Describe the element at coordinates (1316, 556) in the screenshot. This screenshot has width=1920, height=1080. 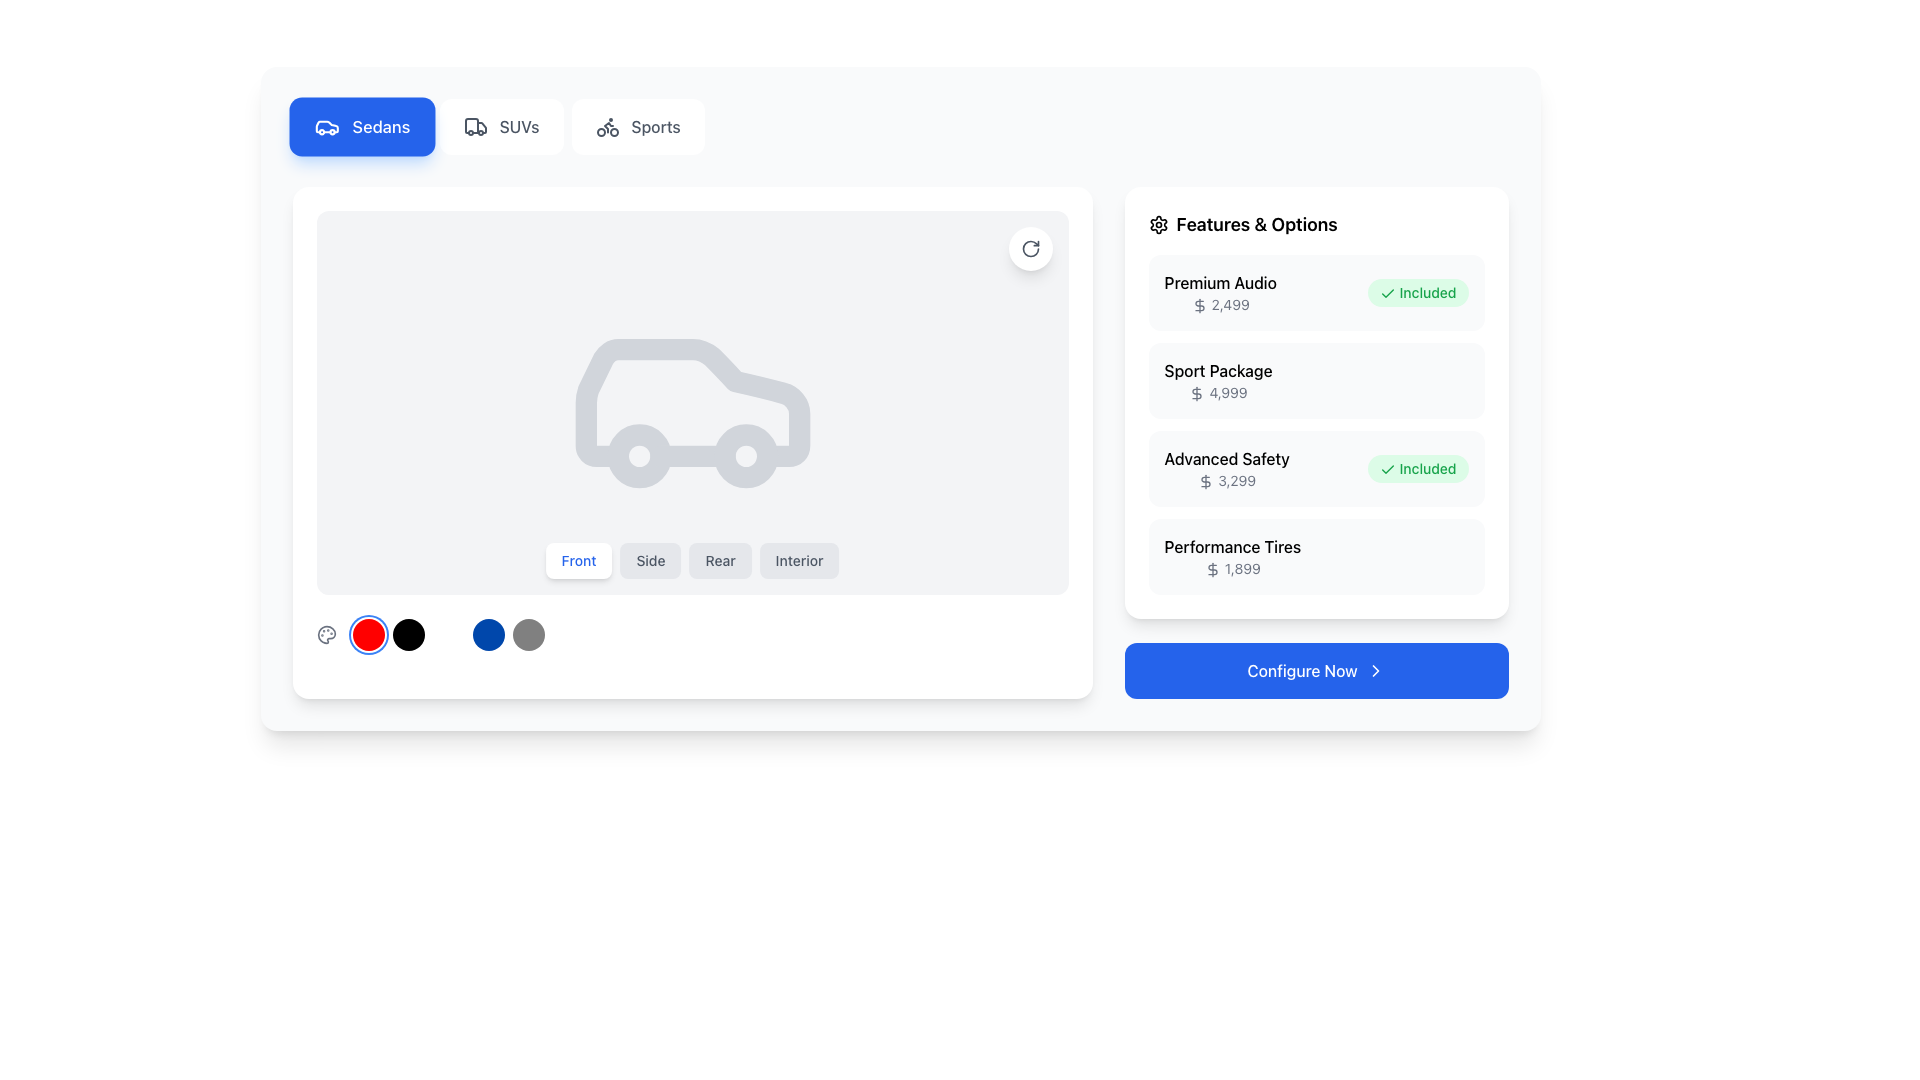
I see `the textual list item labeled 'Performance Tires' with the price '$1,899'` at that location.